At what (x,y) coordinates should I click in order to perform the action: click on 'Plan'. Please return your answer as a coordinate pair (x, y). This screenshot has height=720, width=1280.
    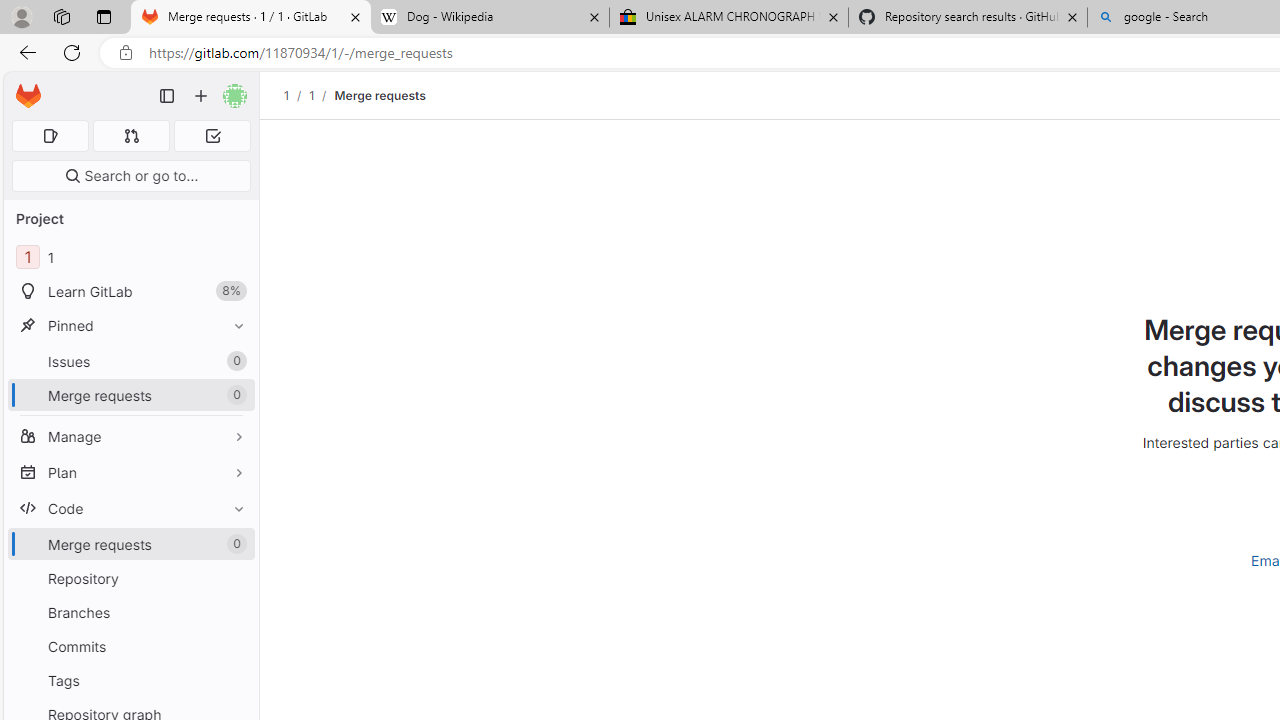
    Looking at the image, I should click on (130, 472).